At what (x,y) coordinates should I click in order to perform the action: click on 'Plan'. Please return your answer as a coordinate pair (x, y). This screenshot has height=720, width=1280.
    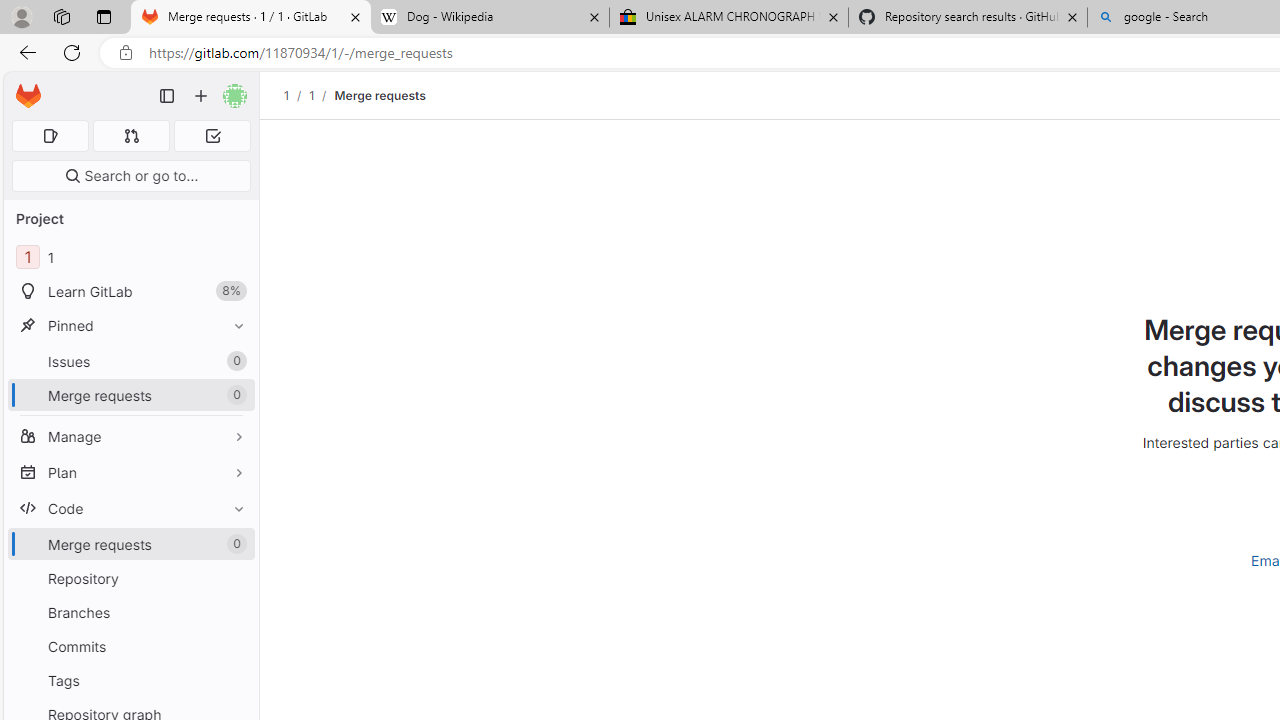
    Looking at the image, I should click on (130, 472).